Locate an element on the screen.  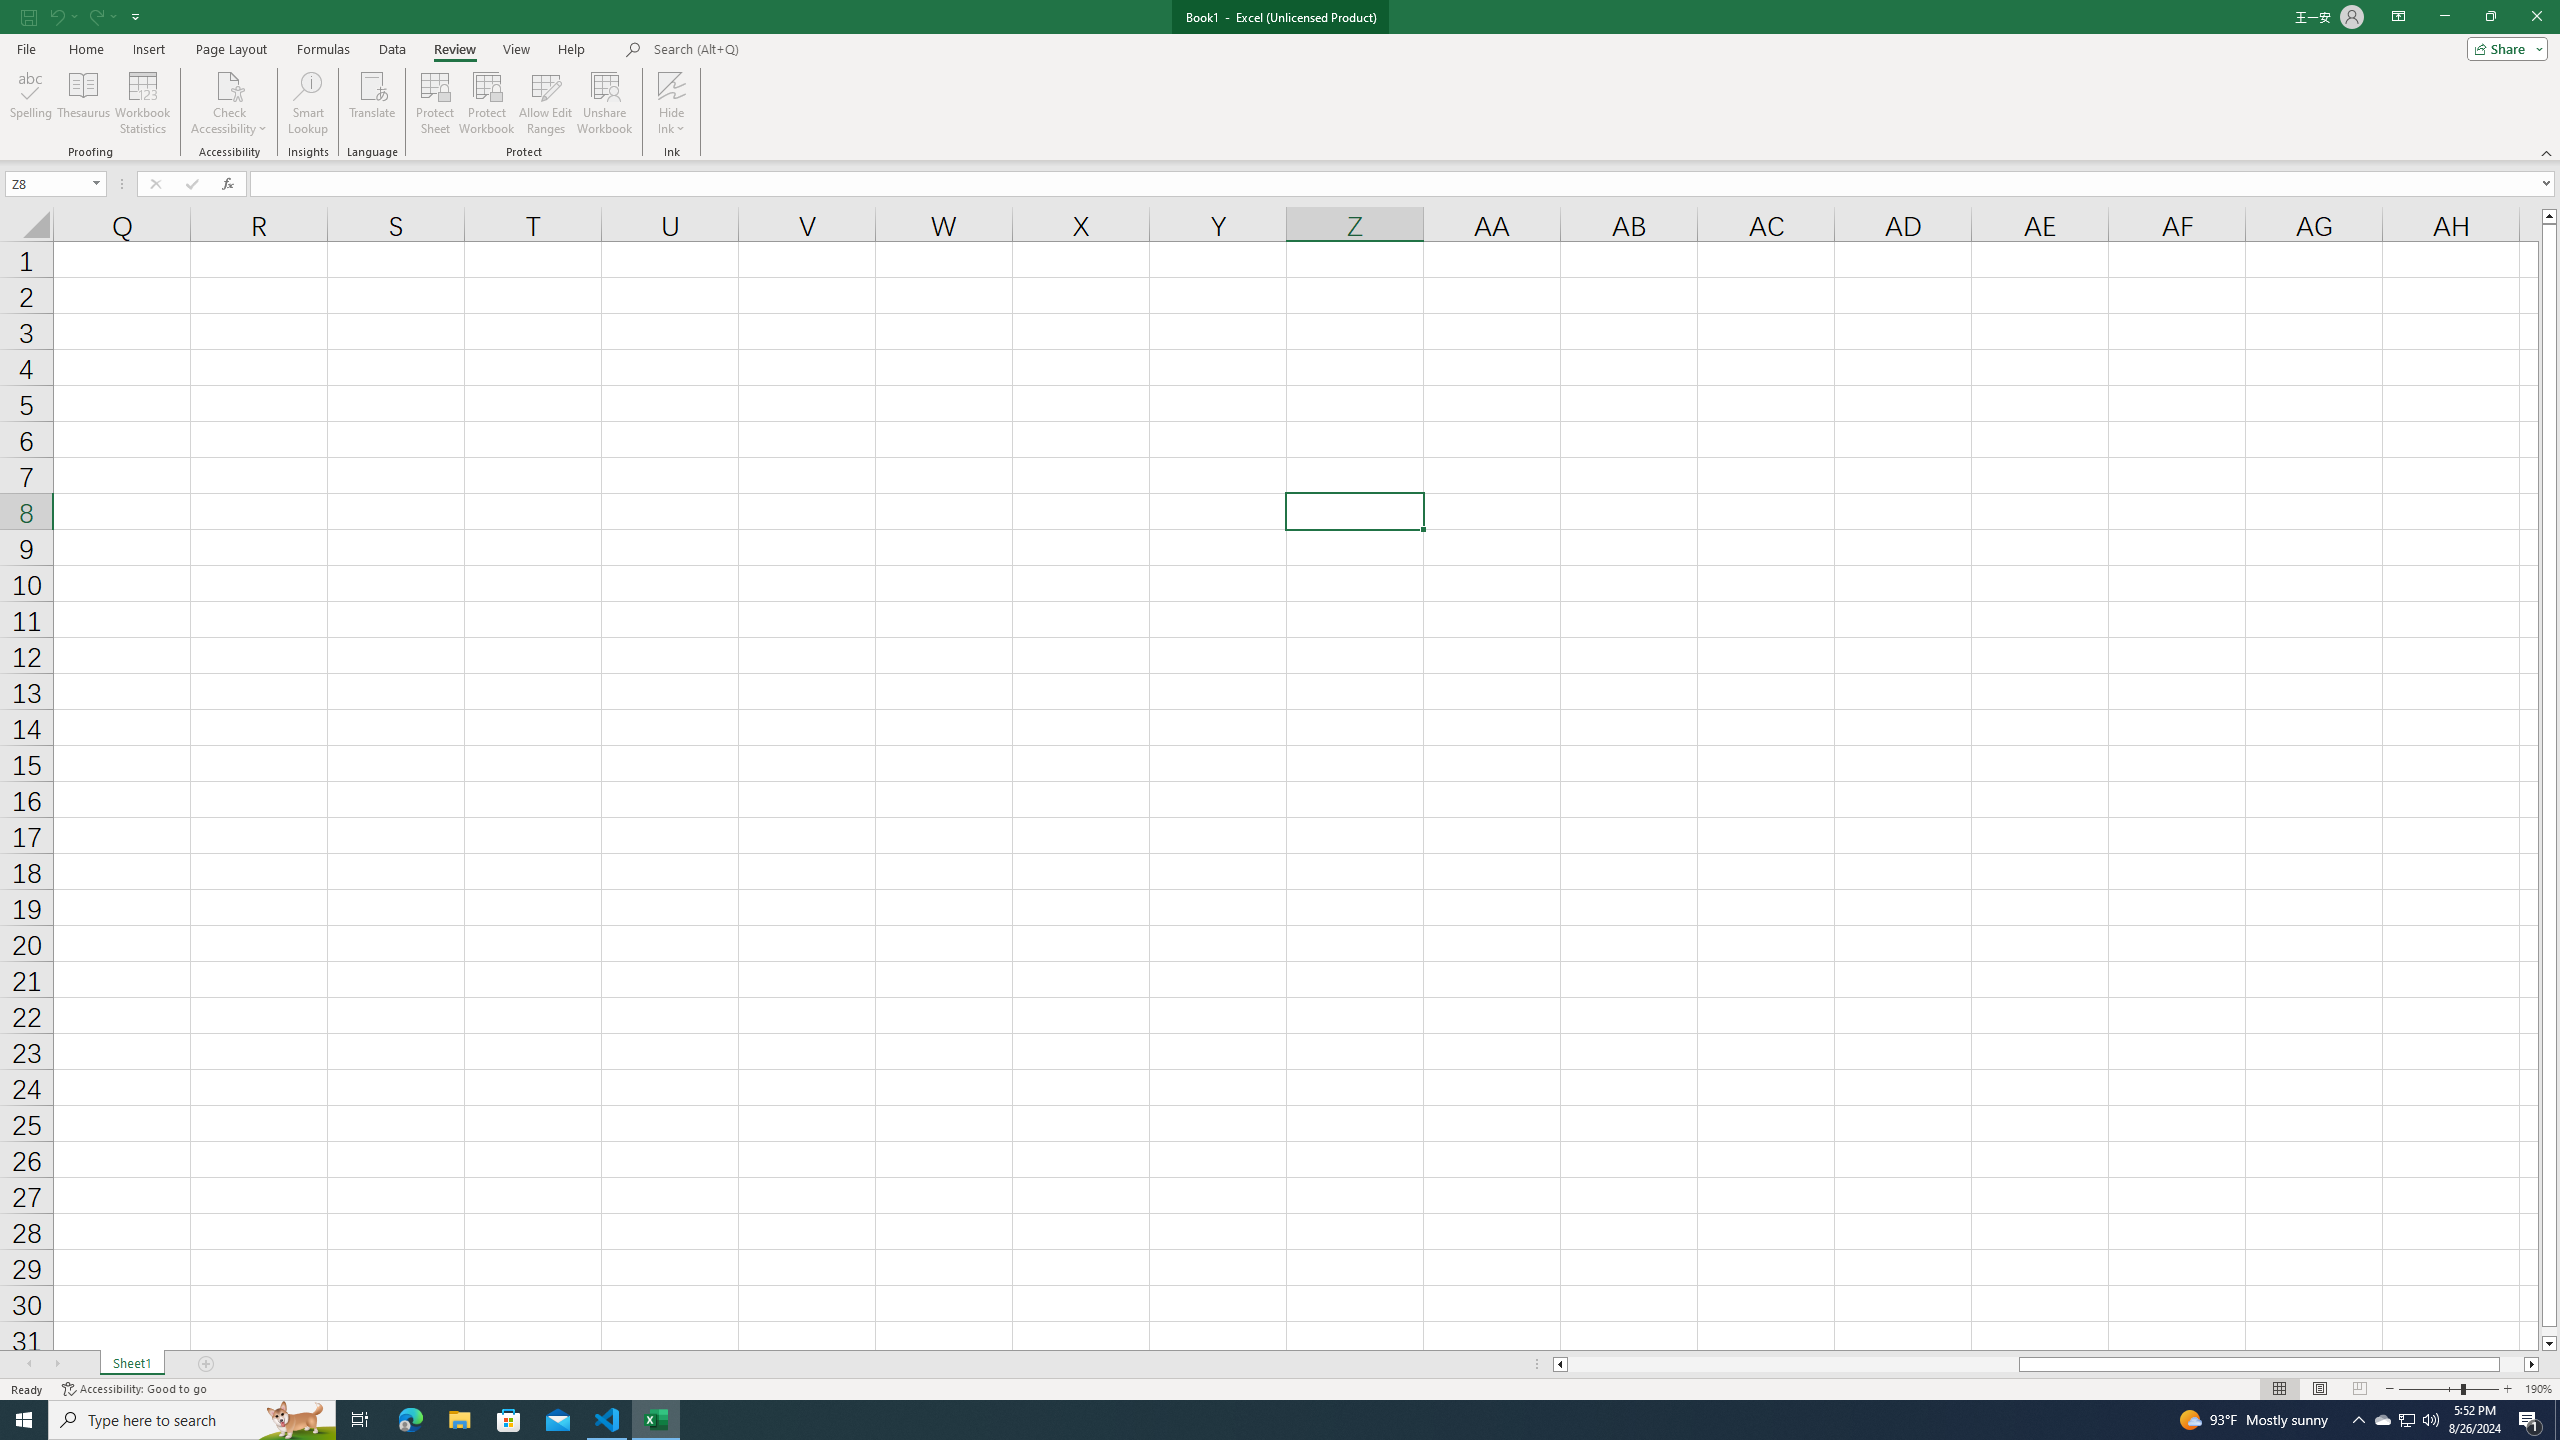
'Page left' is located at coordinates (1793, 1363).